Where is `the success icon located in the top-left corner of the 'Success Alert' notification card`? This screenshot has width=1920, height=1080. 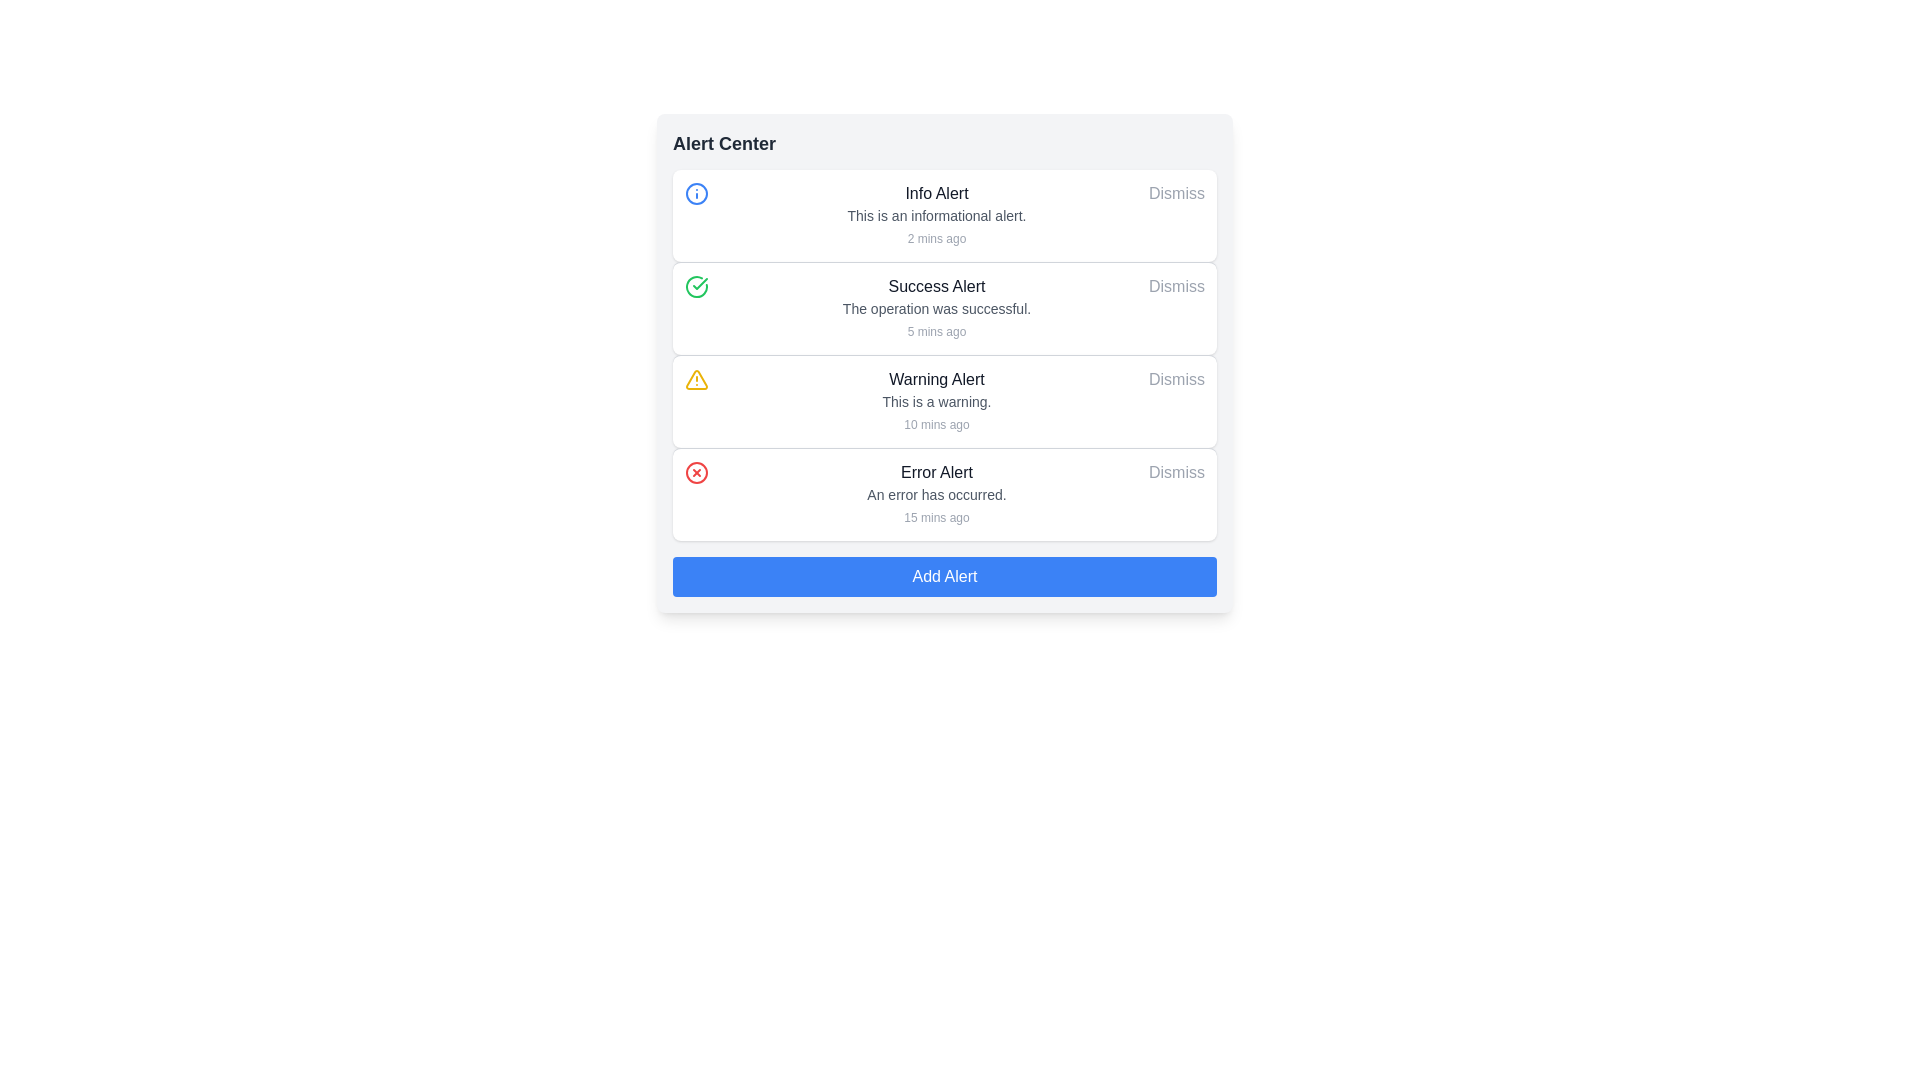
the success icon located in the top-left corner of the 'Success Alert' notification card is located at coordinates (696, 286).